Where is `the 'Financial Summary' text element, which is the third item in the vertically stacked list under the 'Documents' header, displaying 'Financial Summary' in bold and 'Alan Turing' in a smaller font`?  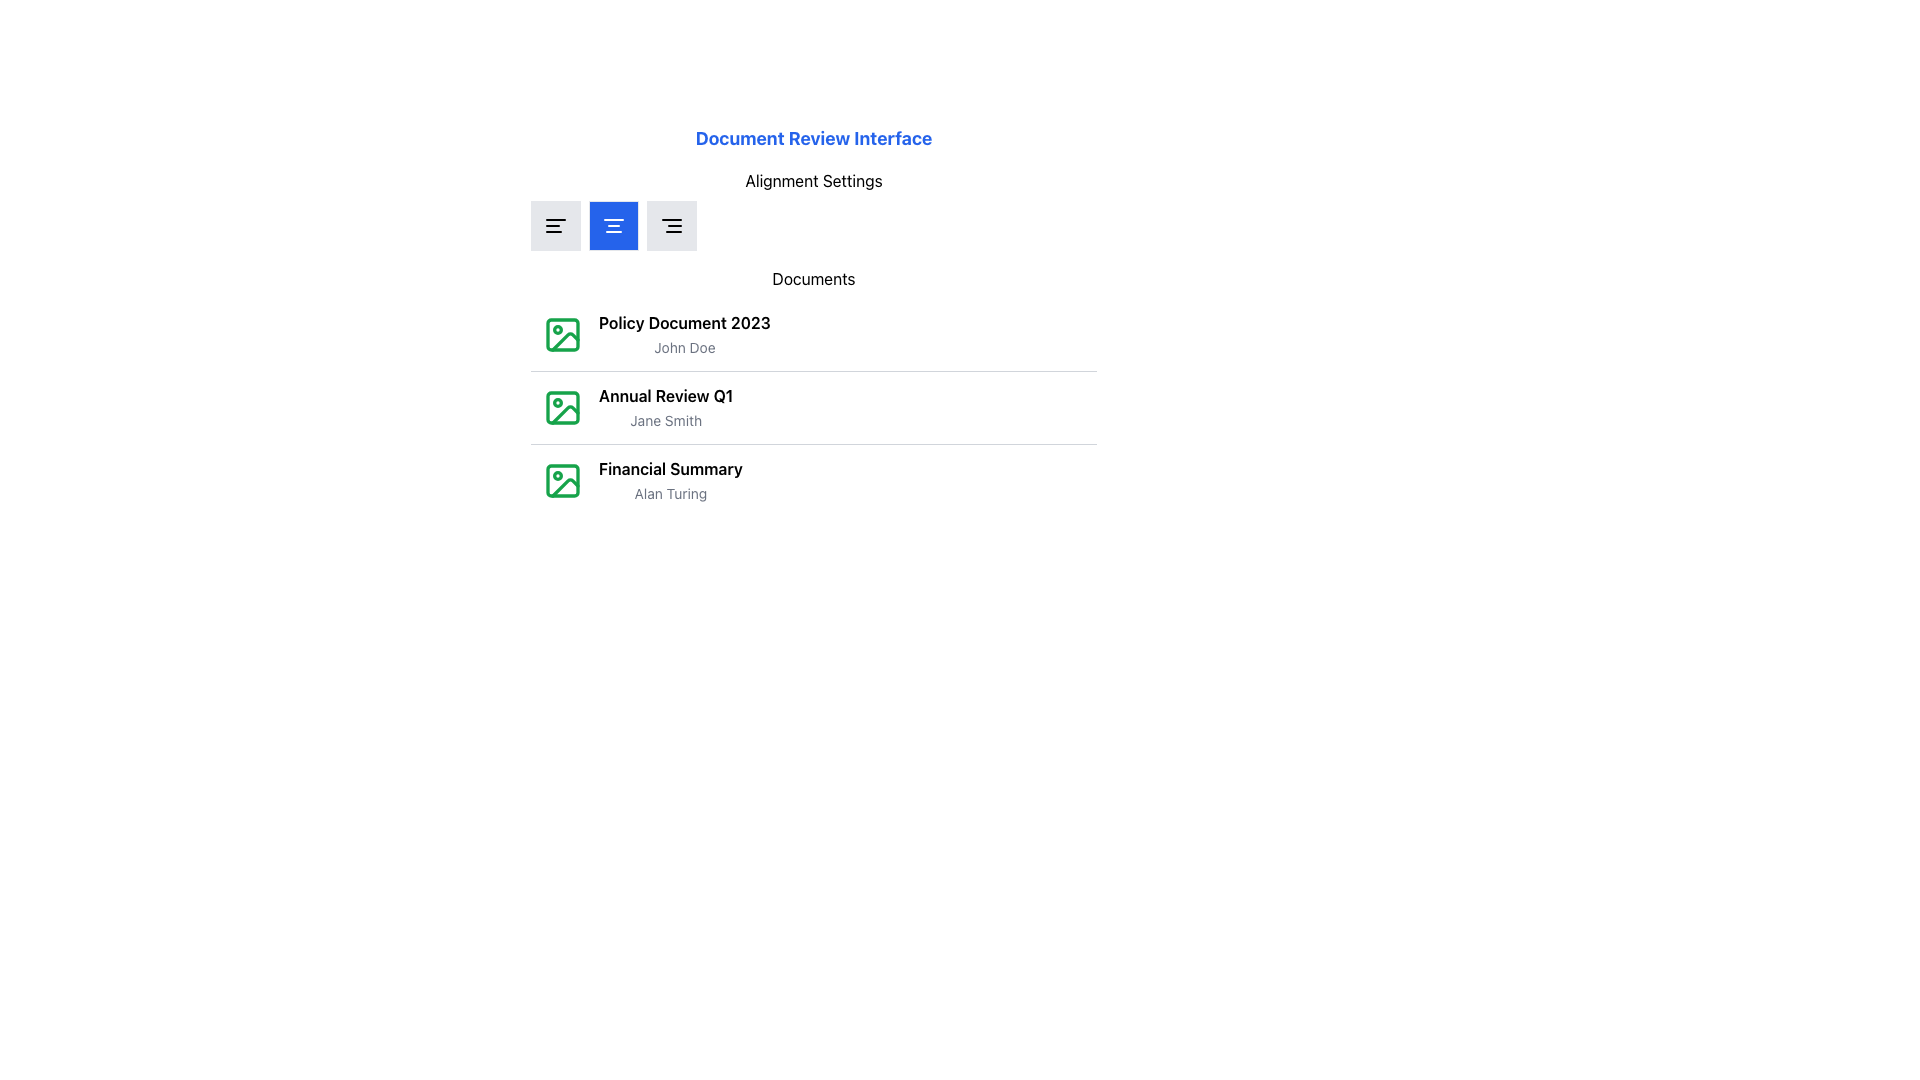
the 'Financial Summary' text element, which is the third item in the vertically stacked list under the 'Documents' header, displaying 'Financial Summary' in bold and 'Alan Turing' in a smaller font is located at coordinates (670, 481).